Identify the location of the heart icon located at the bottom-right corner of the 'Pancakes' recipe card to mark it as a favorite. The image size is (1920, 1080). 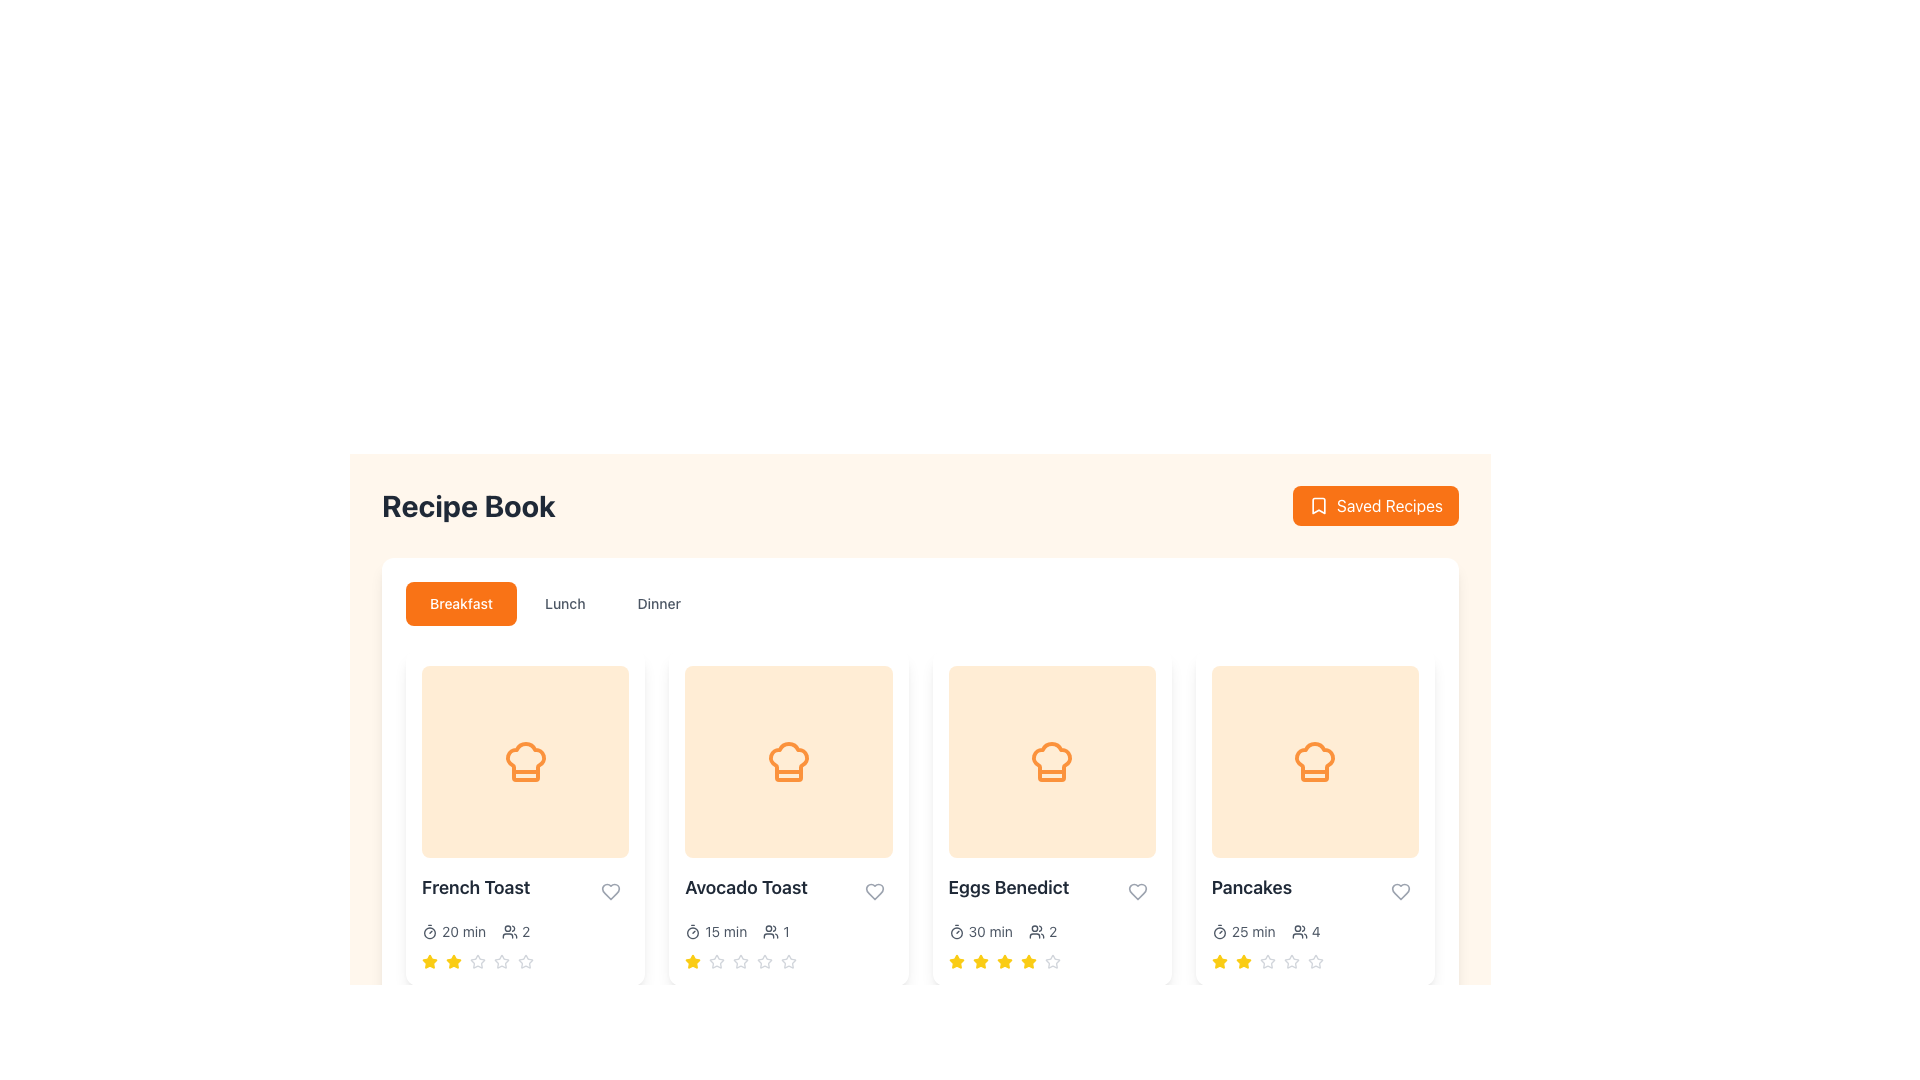
(1400, 890).